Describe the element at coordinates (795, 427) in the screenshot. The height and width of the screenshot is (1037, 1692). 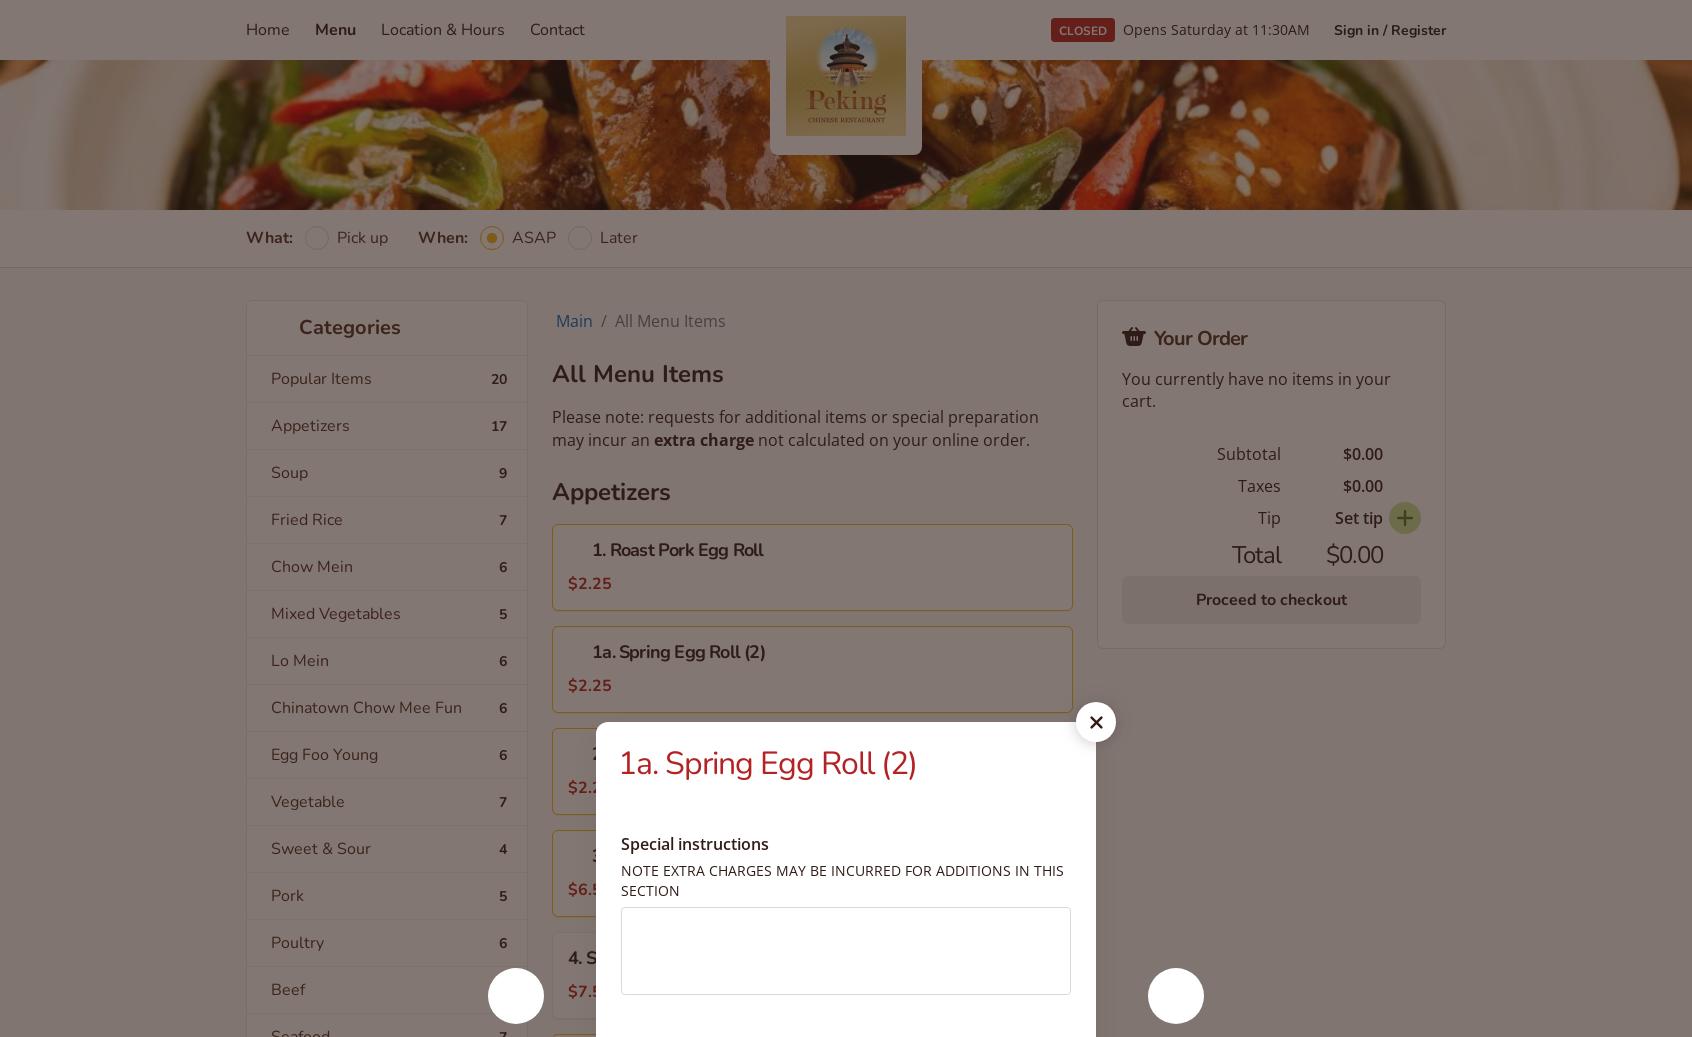
I see `'Please note: requests for additional items or special preparation may incur an'` at that location.